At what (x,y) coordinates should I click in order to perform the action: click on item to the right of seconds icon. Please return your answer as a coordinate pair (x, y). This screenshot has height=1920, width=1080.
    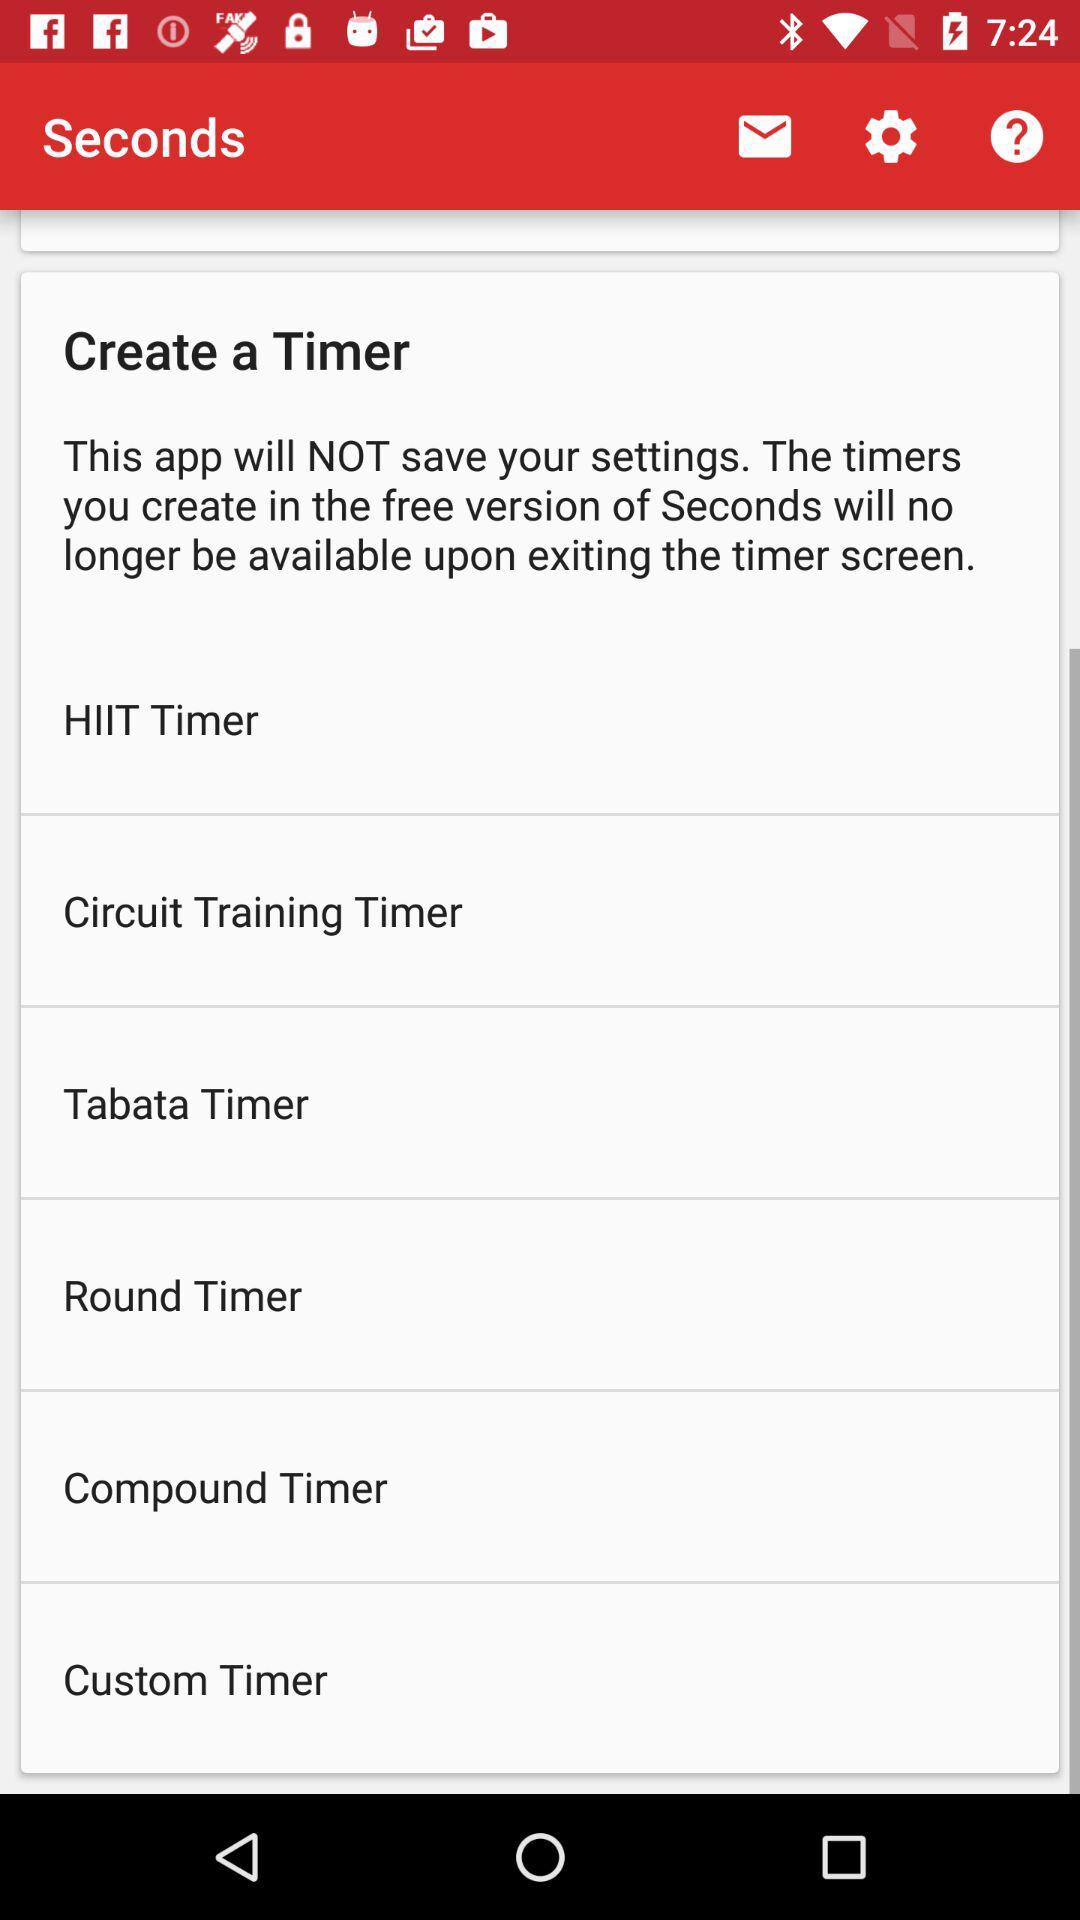
    Looking at the image, I should click on (764, 135).